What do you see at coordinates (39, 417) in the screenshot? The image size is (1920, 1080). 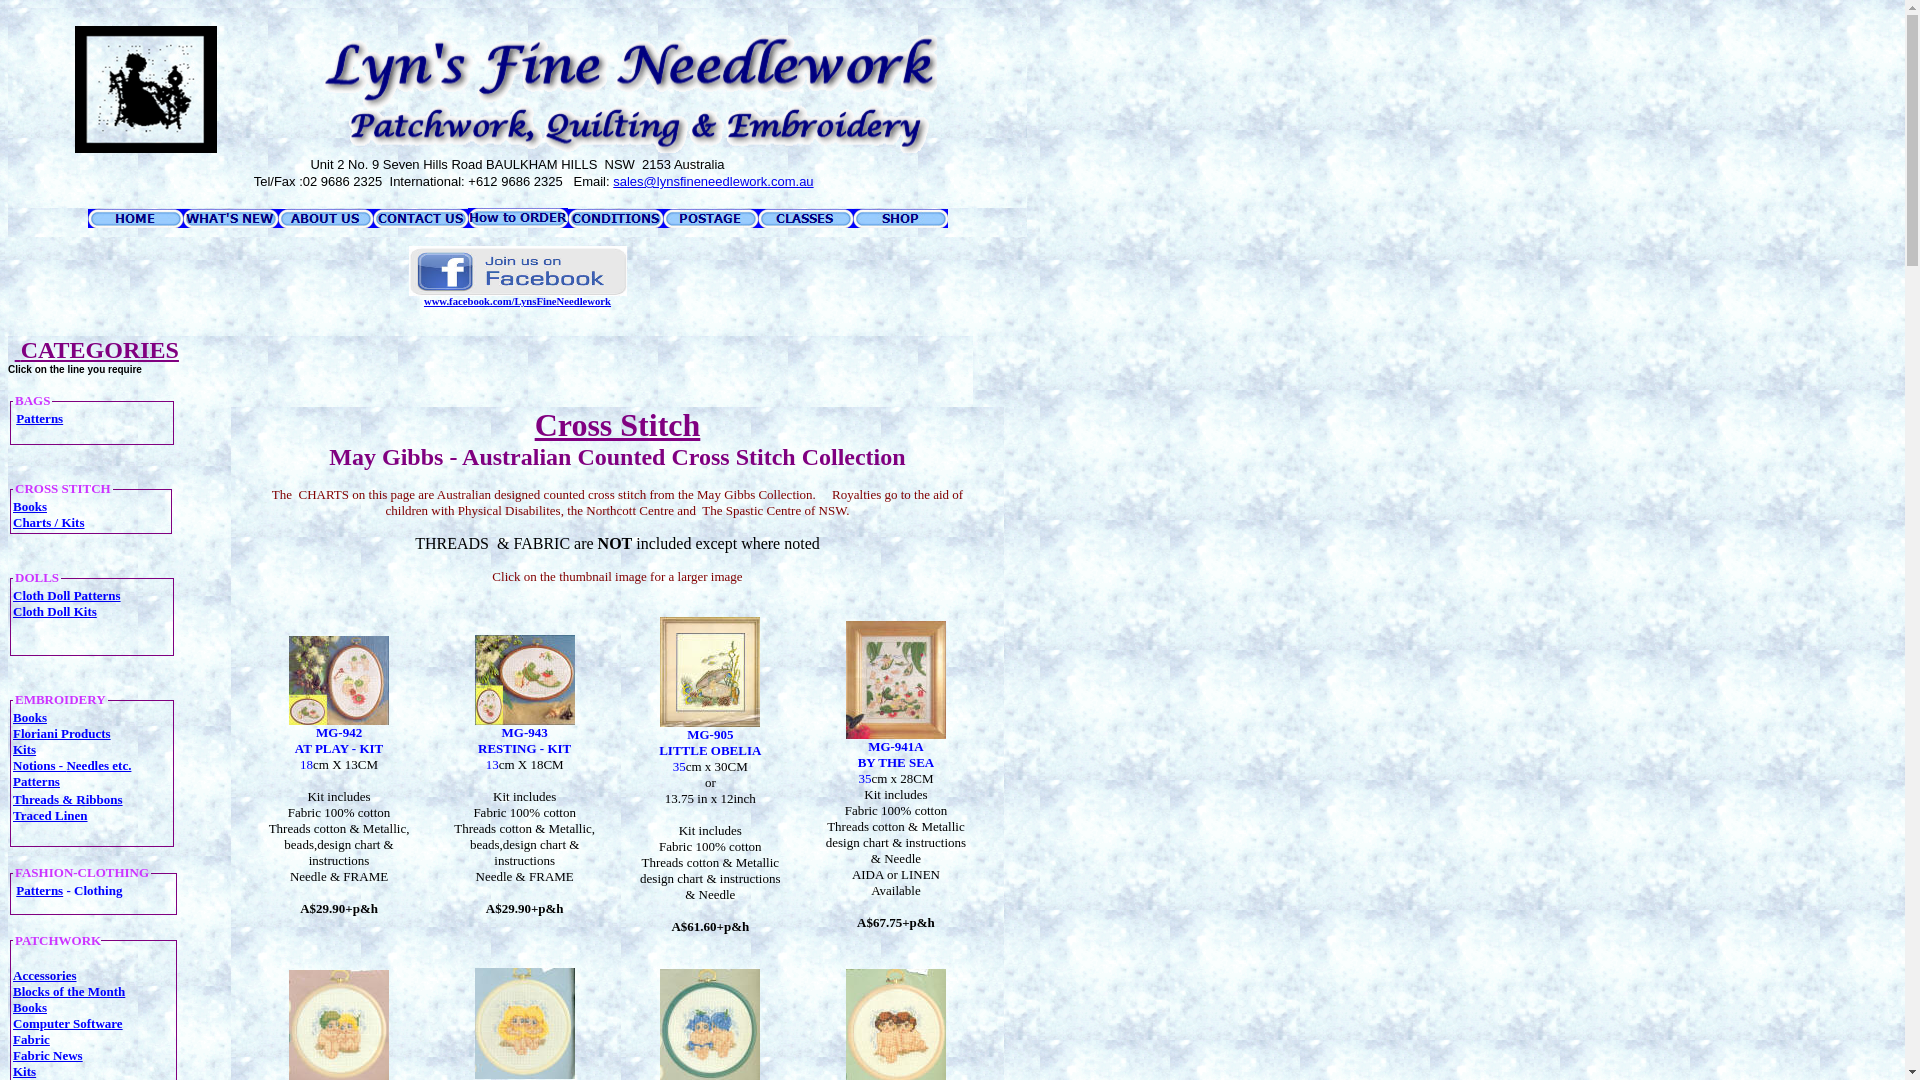 I see `'Patterns'` at bounding box center [39, 417].